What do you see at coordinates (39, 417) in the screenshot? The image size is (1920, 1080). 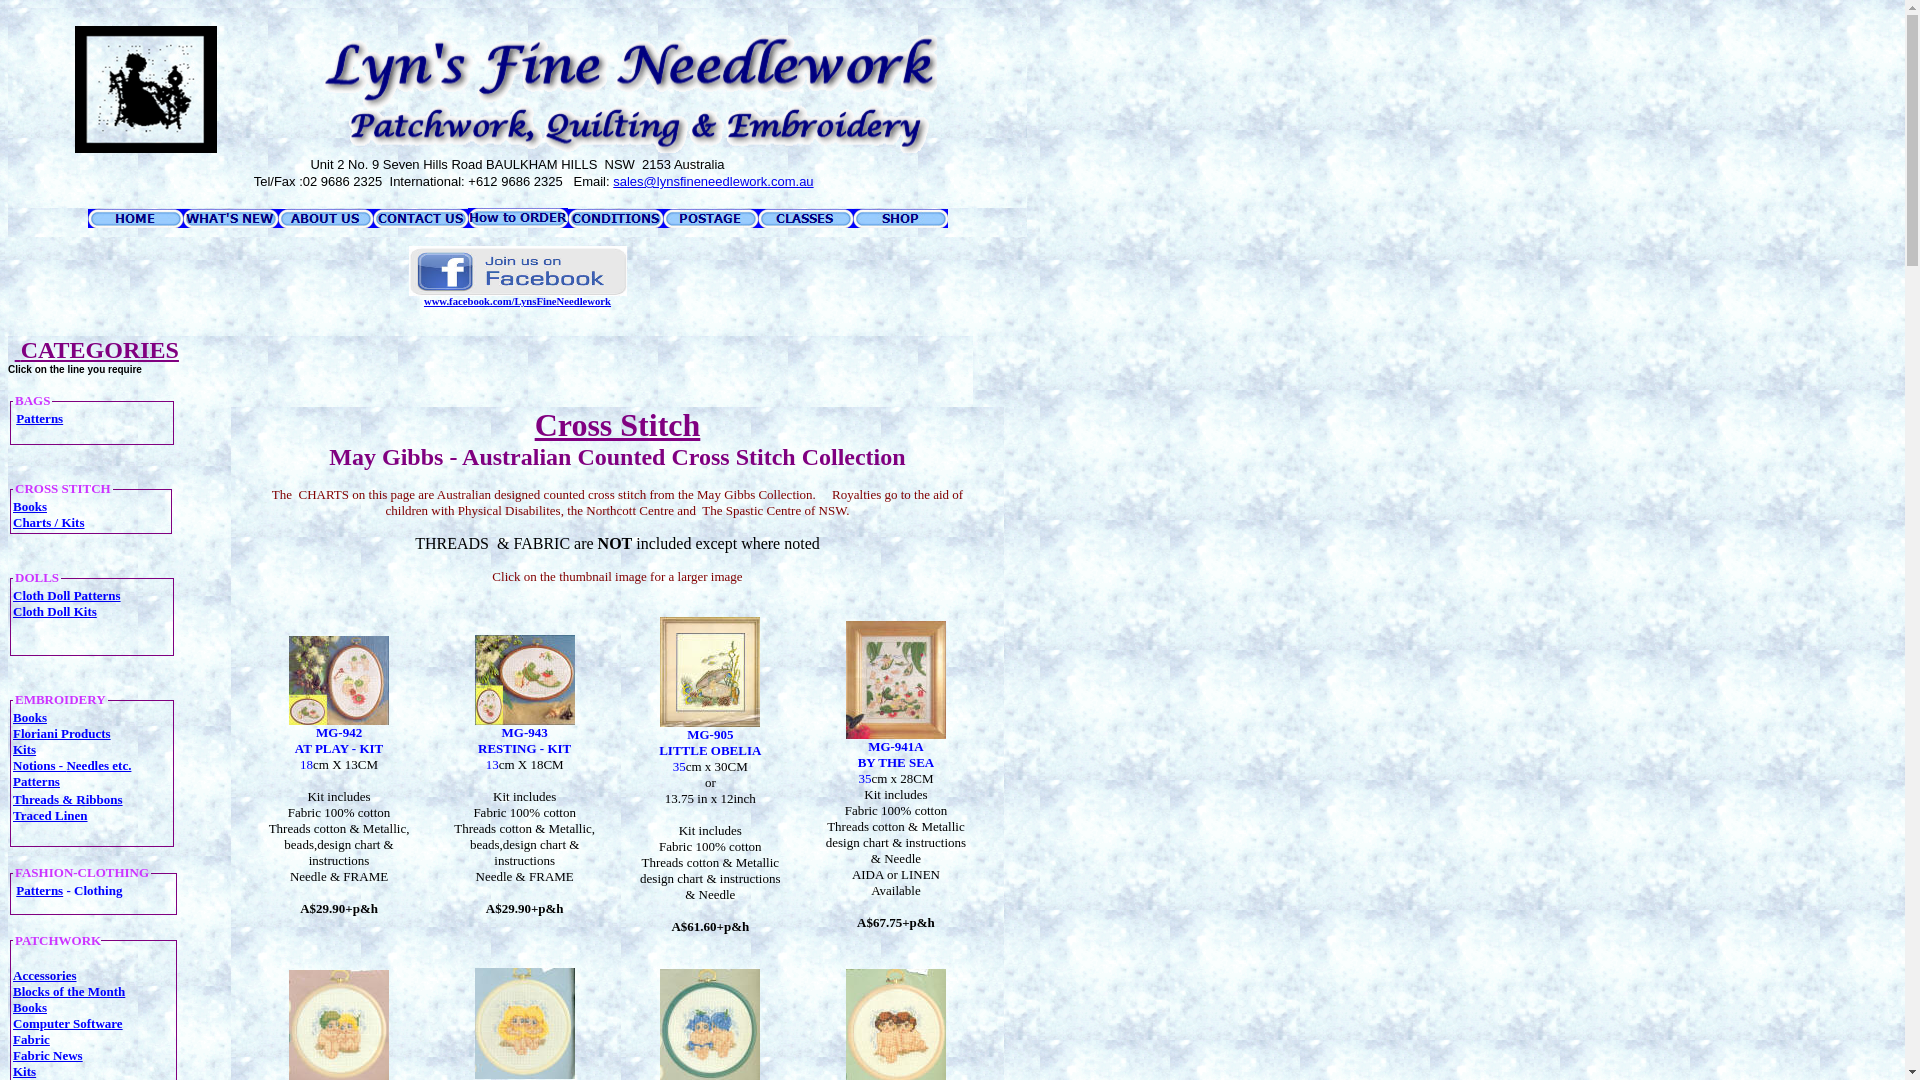 I see `'Patterns'` at bounding box center [39, 417].